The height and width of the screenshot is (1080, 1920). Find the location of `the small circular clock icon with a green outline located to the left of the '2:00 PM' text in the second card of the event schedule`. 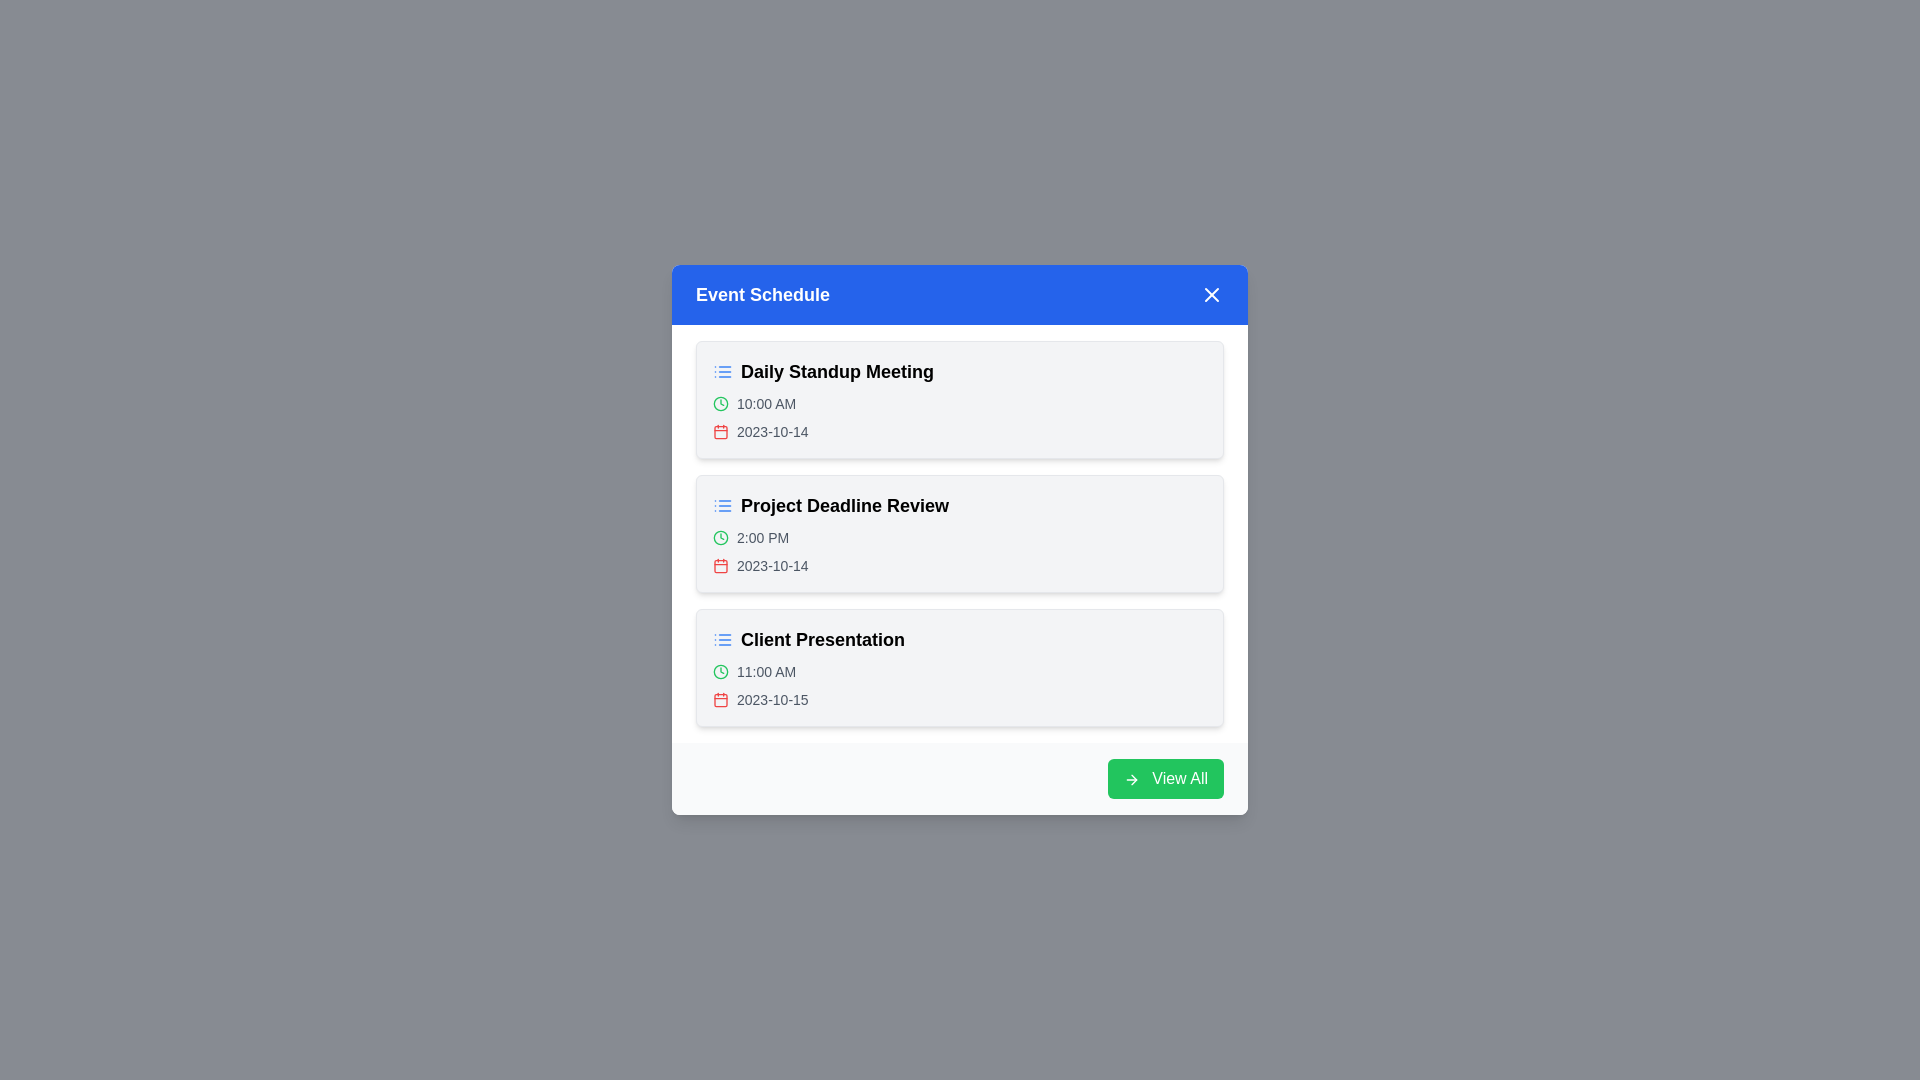

the small circular clock icon with a green outline located to the left of the '2:00 PM' text in the second card of the event schedule is located at coordinates (720, 536).